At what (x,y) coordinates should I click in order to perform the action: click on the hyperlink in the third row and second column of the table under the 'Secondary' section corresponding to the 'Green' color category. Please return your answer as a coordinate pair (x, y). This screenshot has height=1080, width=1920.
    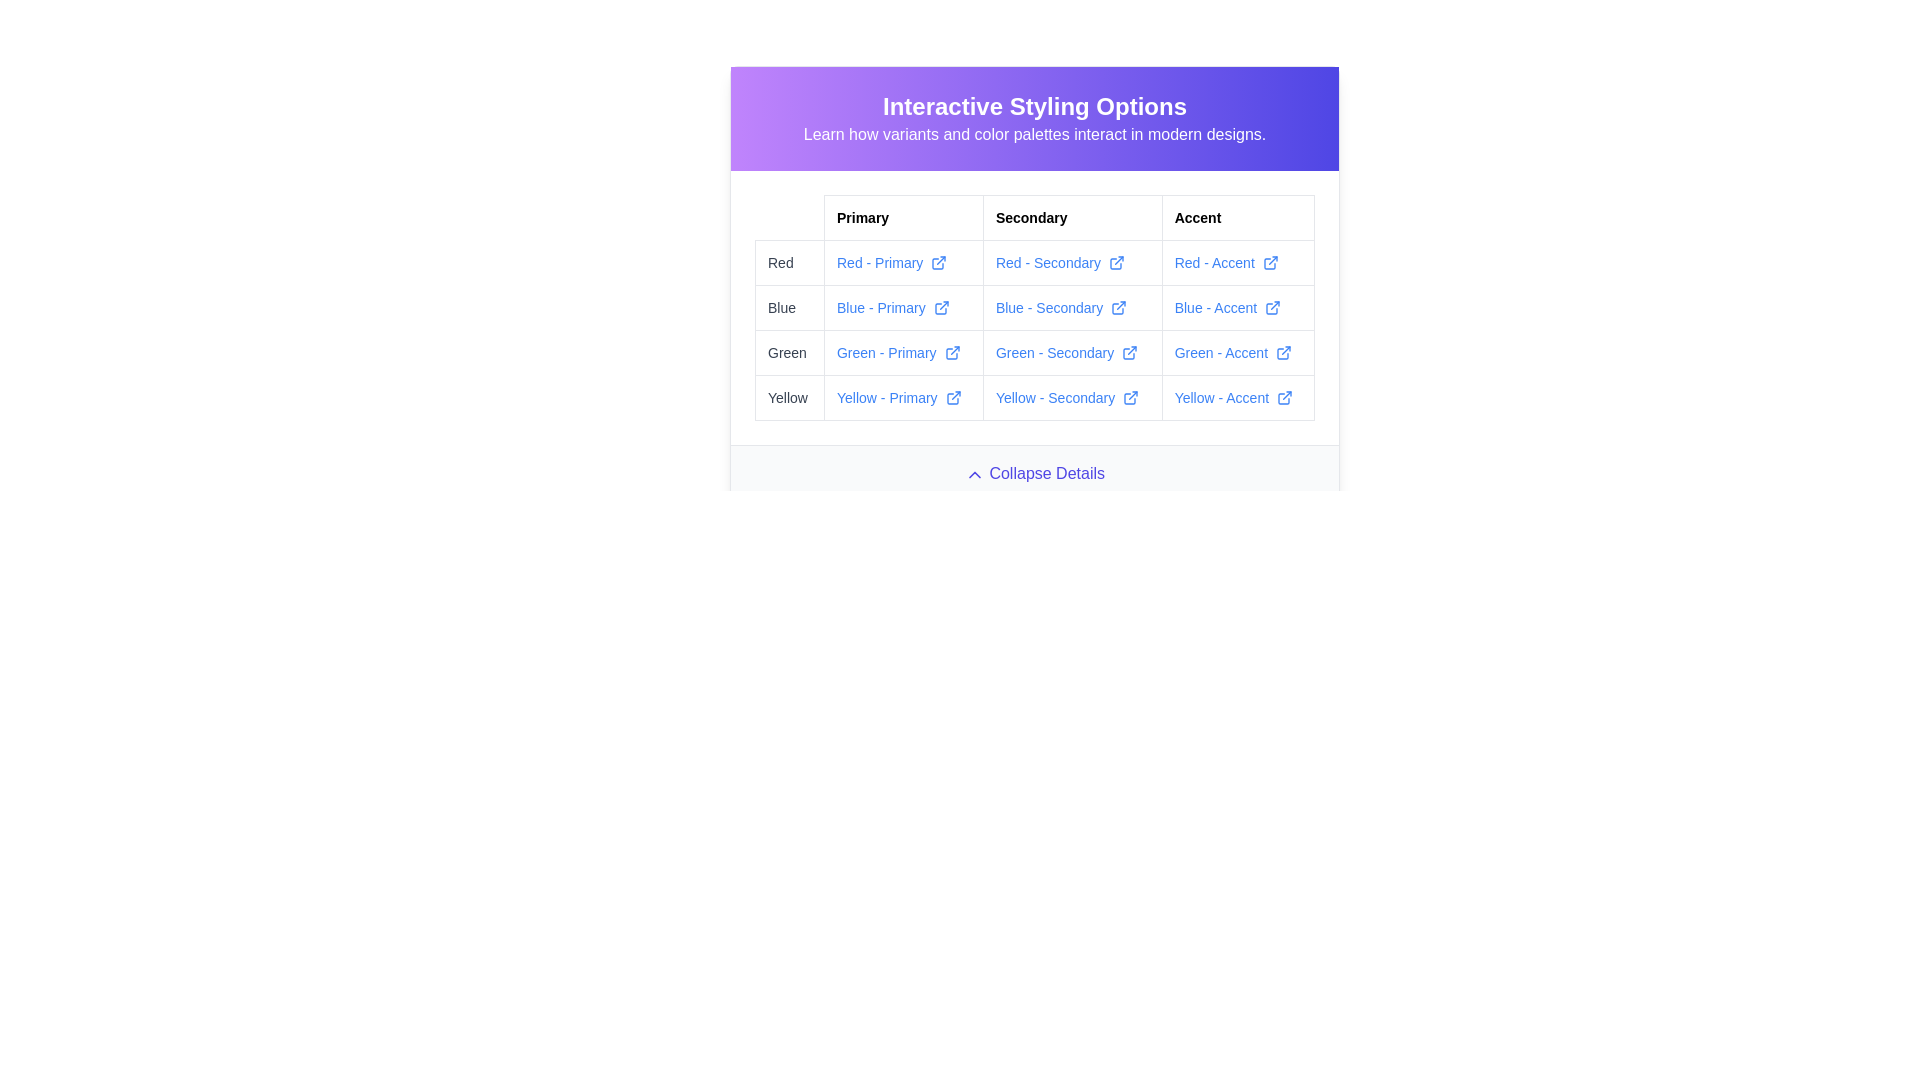
    Looking at the image, I should click on (1065, 352).